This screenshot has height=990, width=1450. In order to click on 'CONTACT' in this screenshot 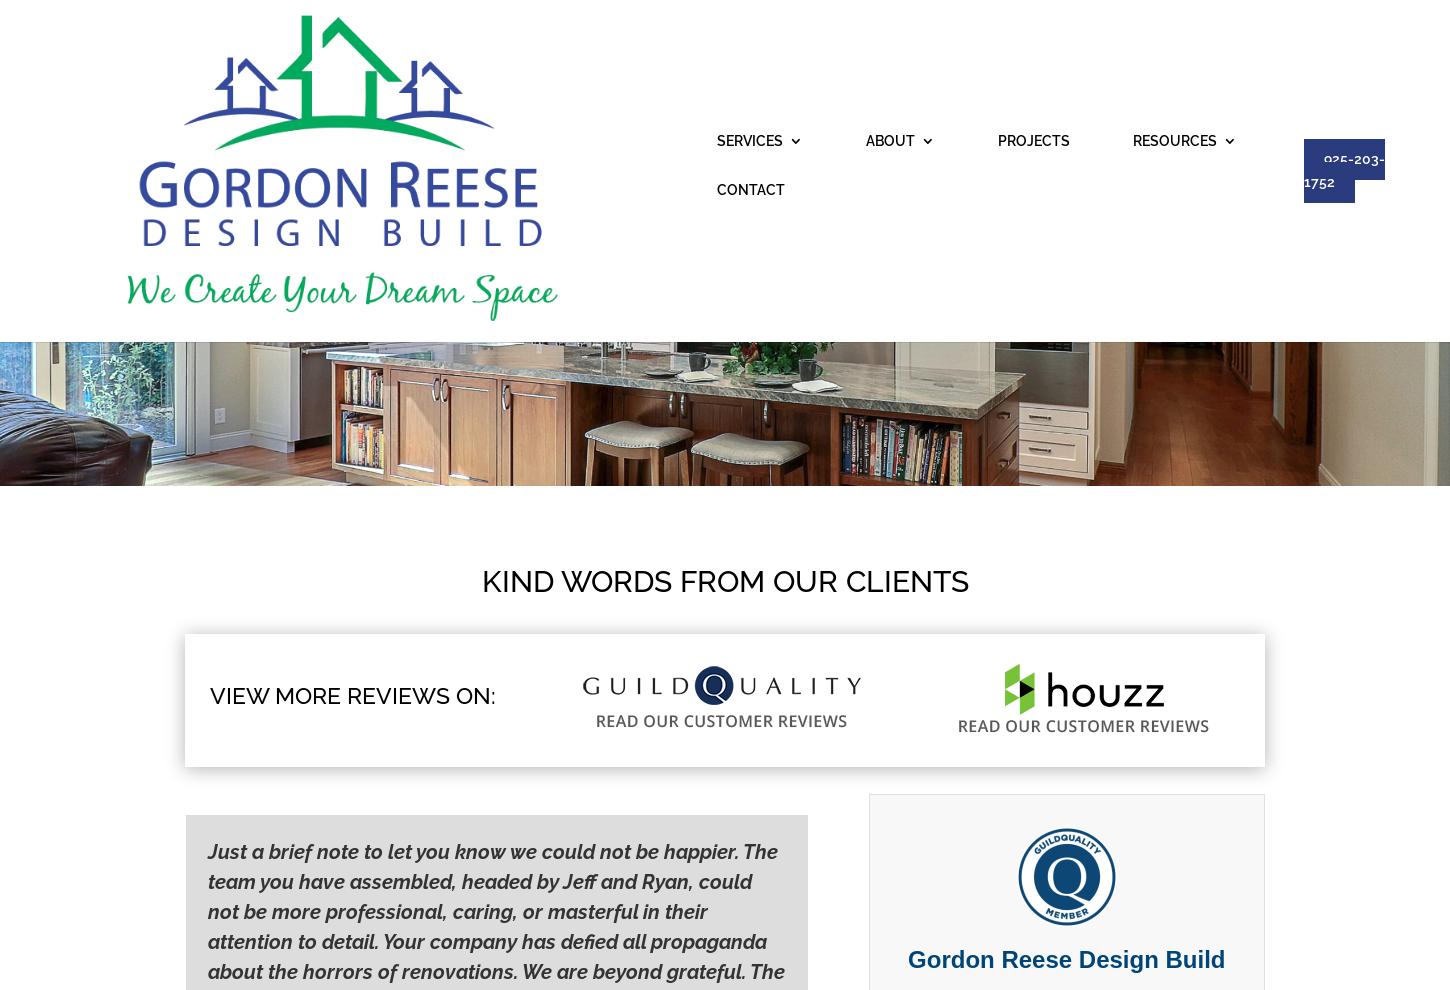, I will do `click(1019, 40)`.